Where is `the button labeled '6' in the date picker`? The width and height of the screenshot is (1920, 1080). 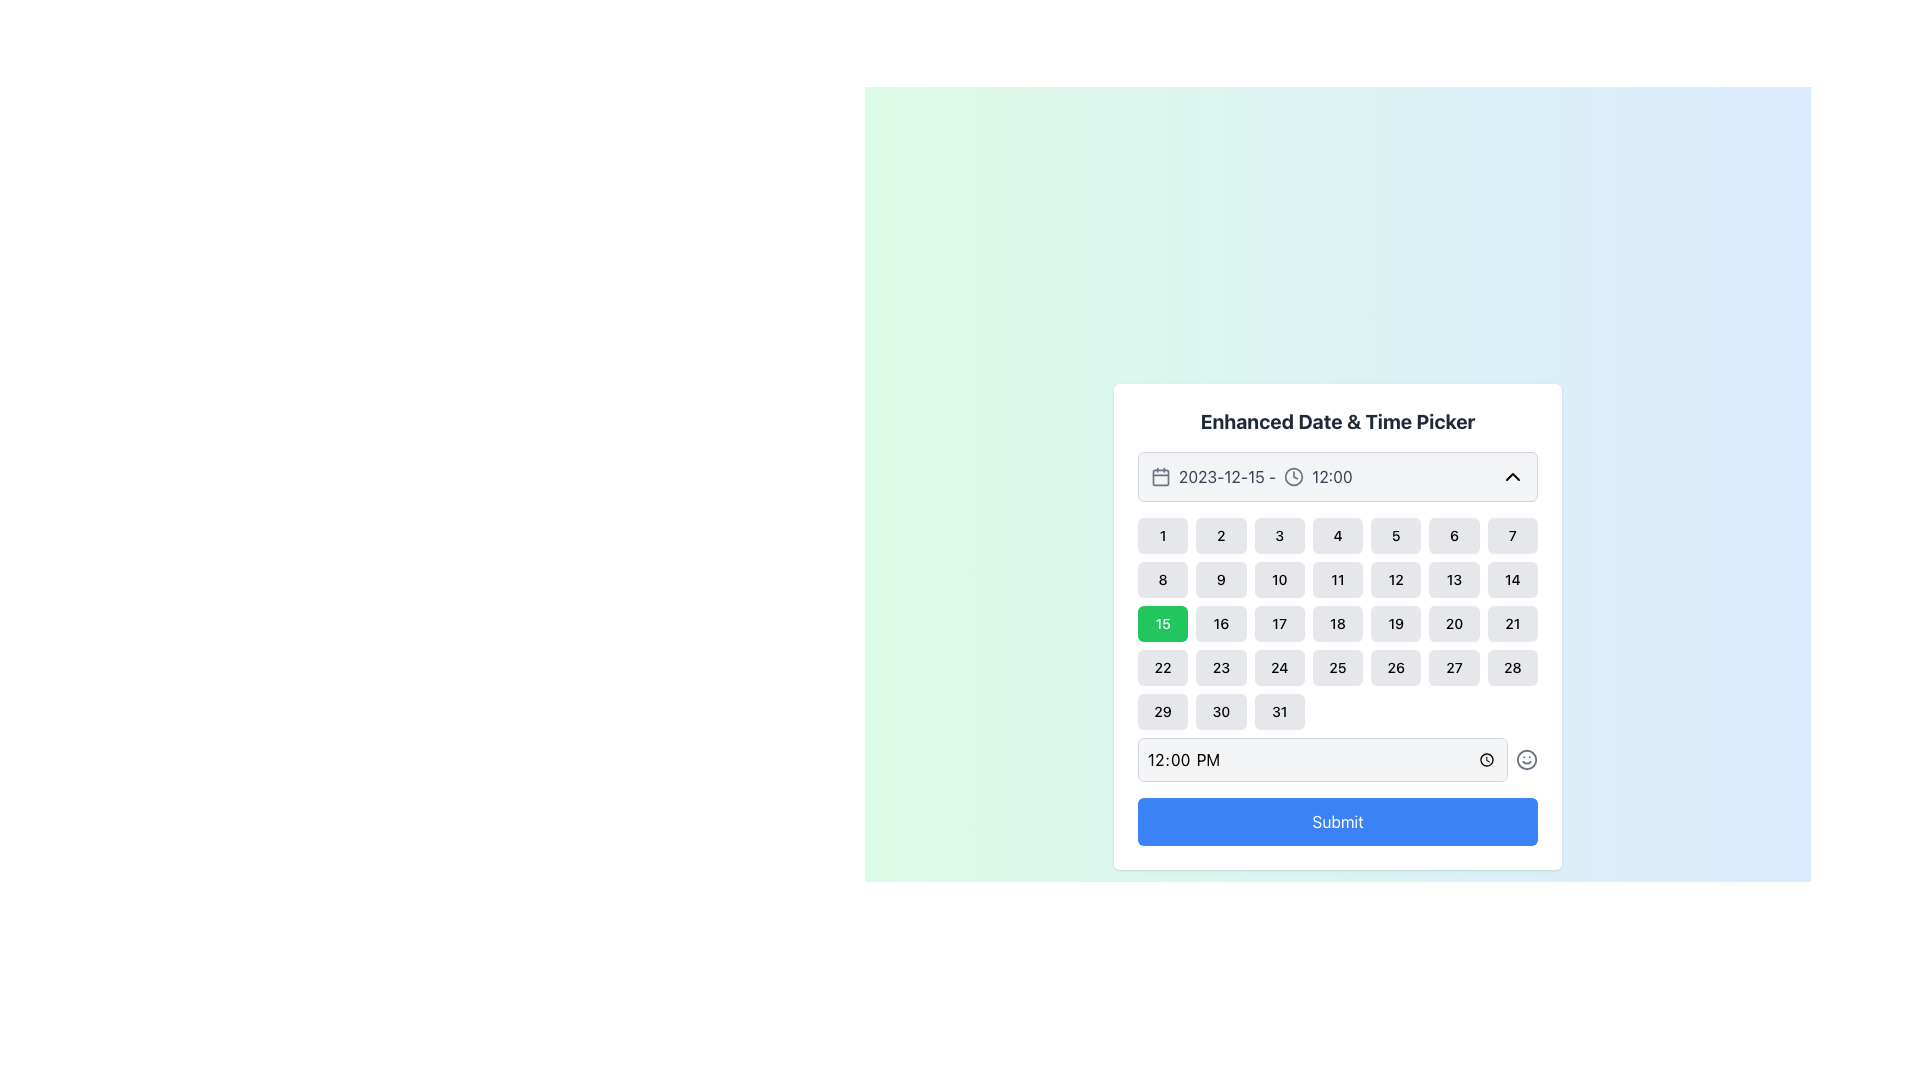 the button labeled '6' in the date picker is located at coordinates (1454, 535).